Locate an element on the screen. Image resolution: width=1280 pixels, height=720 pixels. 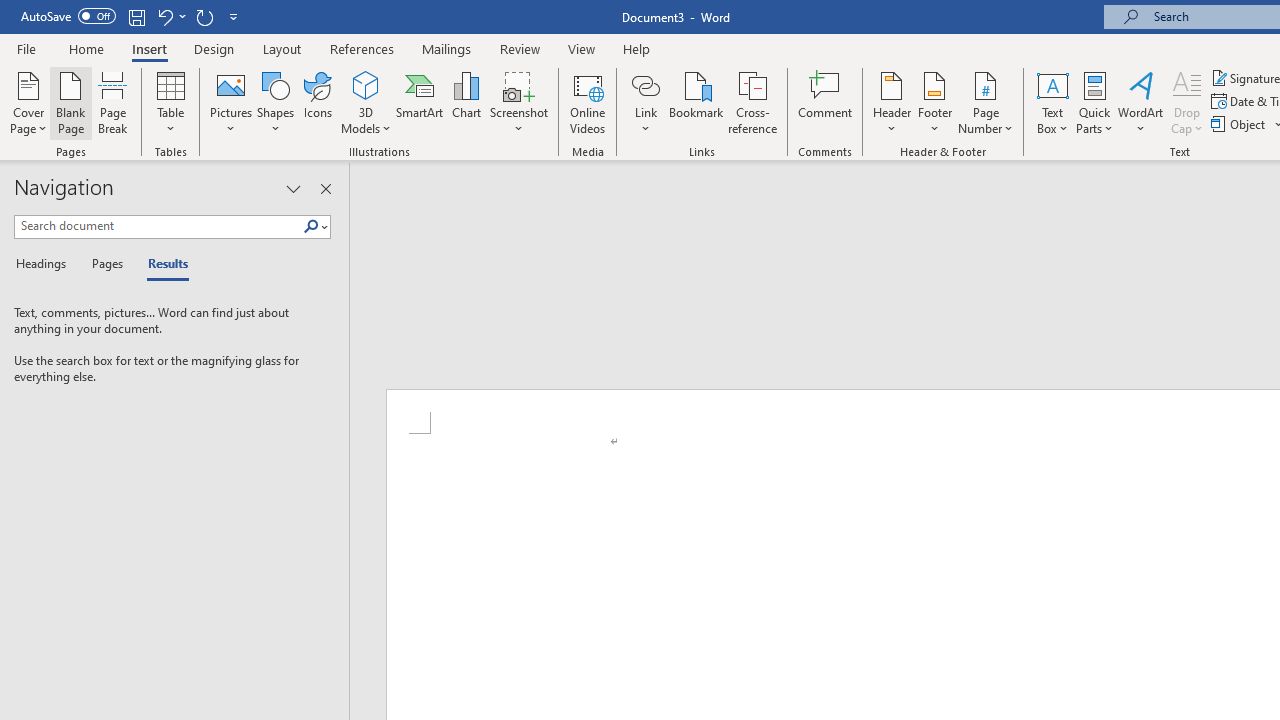
'Screenshot' is located at coordinates (519, 103).